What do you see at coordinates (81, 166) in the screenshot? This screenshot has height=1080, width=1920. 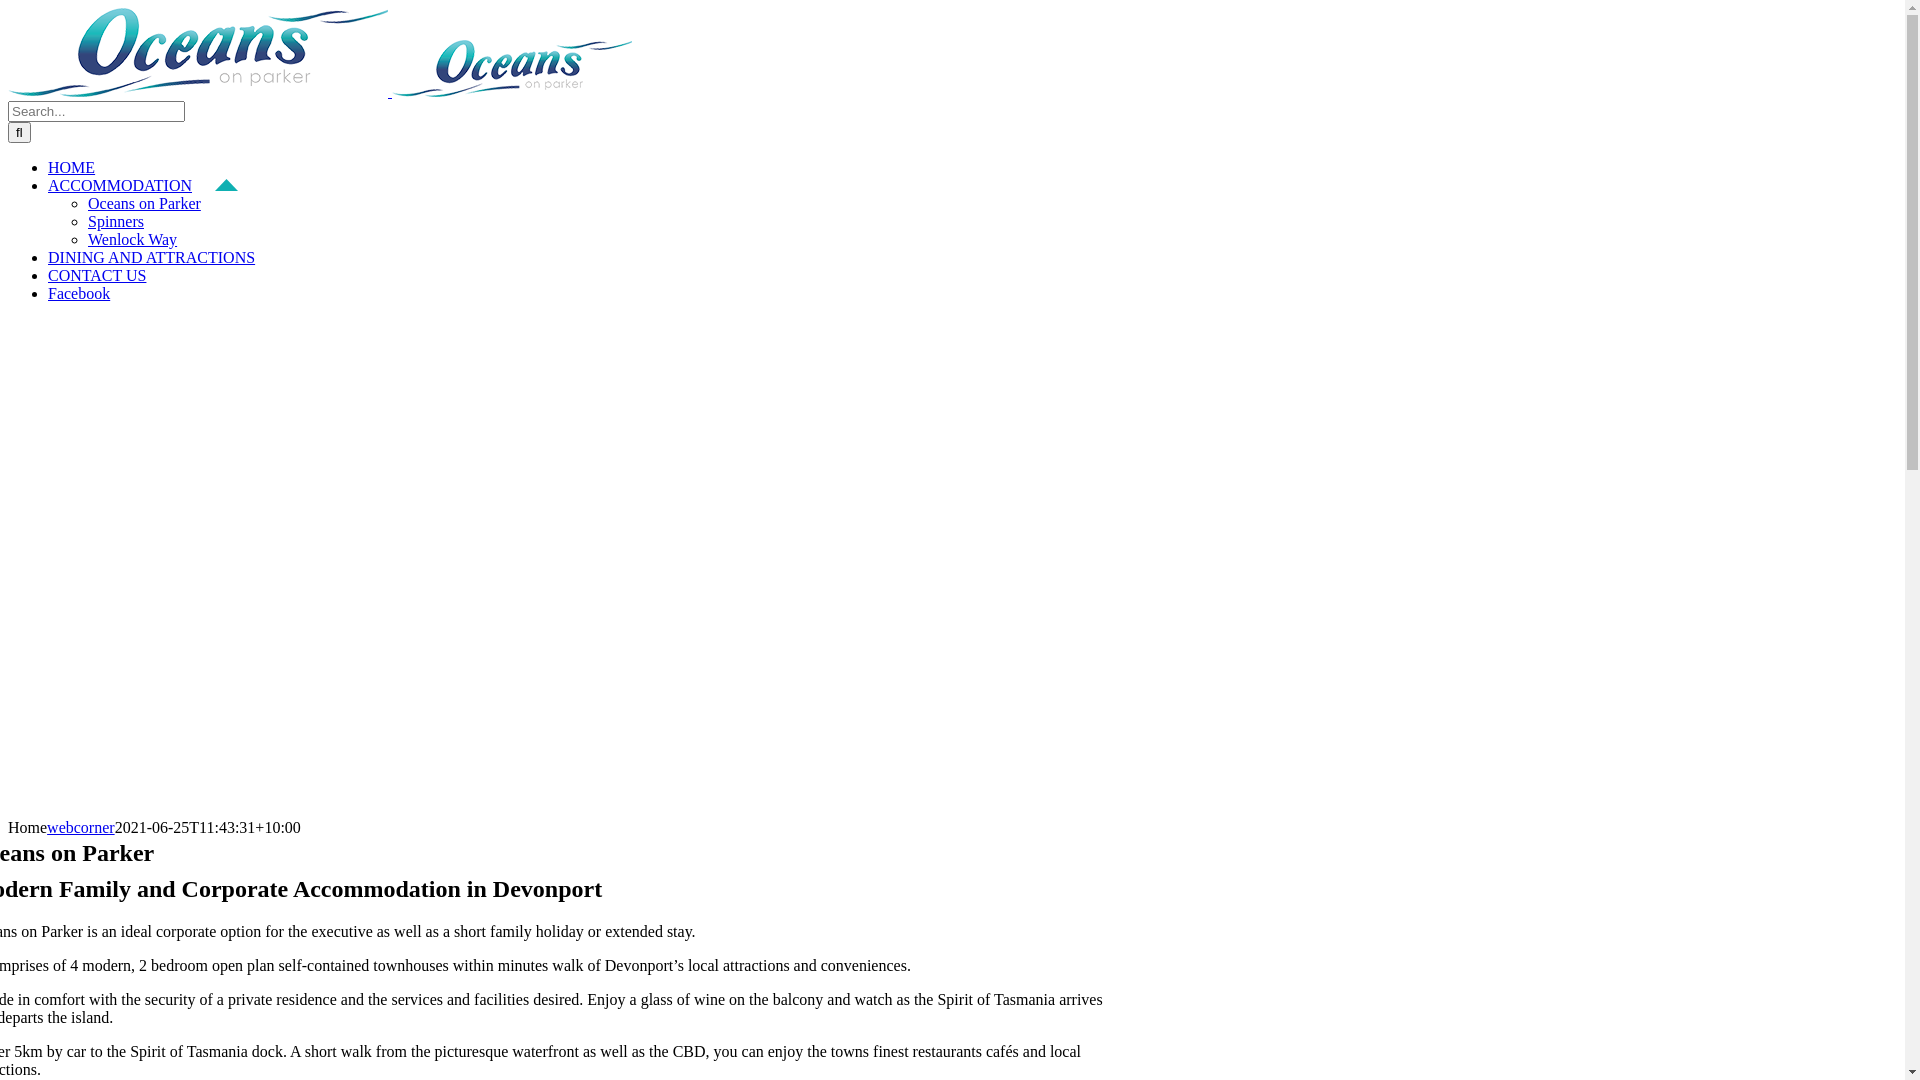 I see `'HOME'` at bounding box center [81, 166].